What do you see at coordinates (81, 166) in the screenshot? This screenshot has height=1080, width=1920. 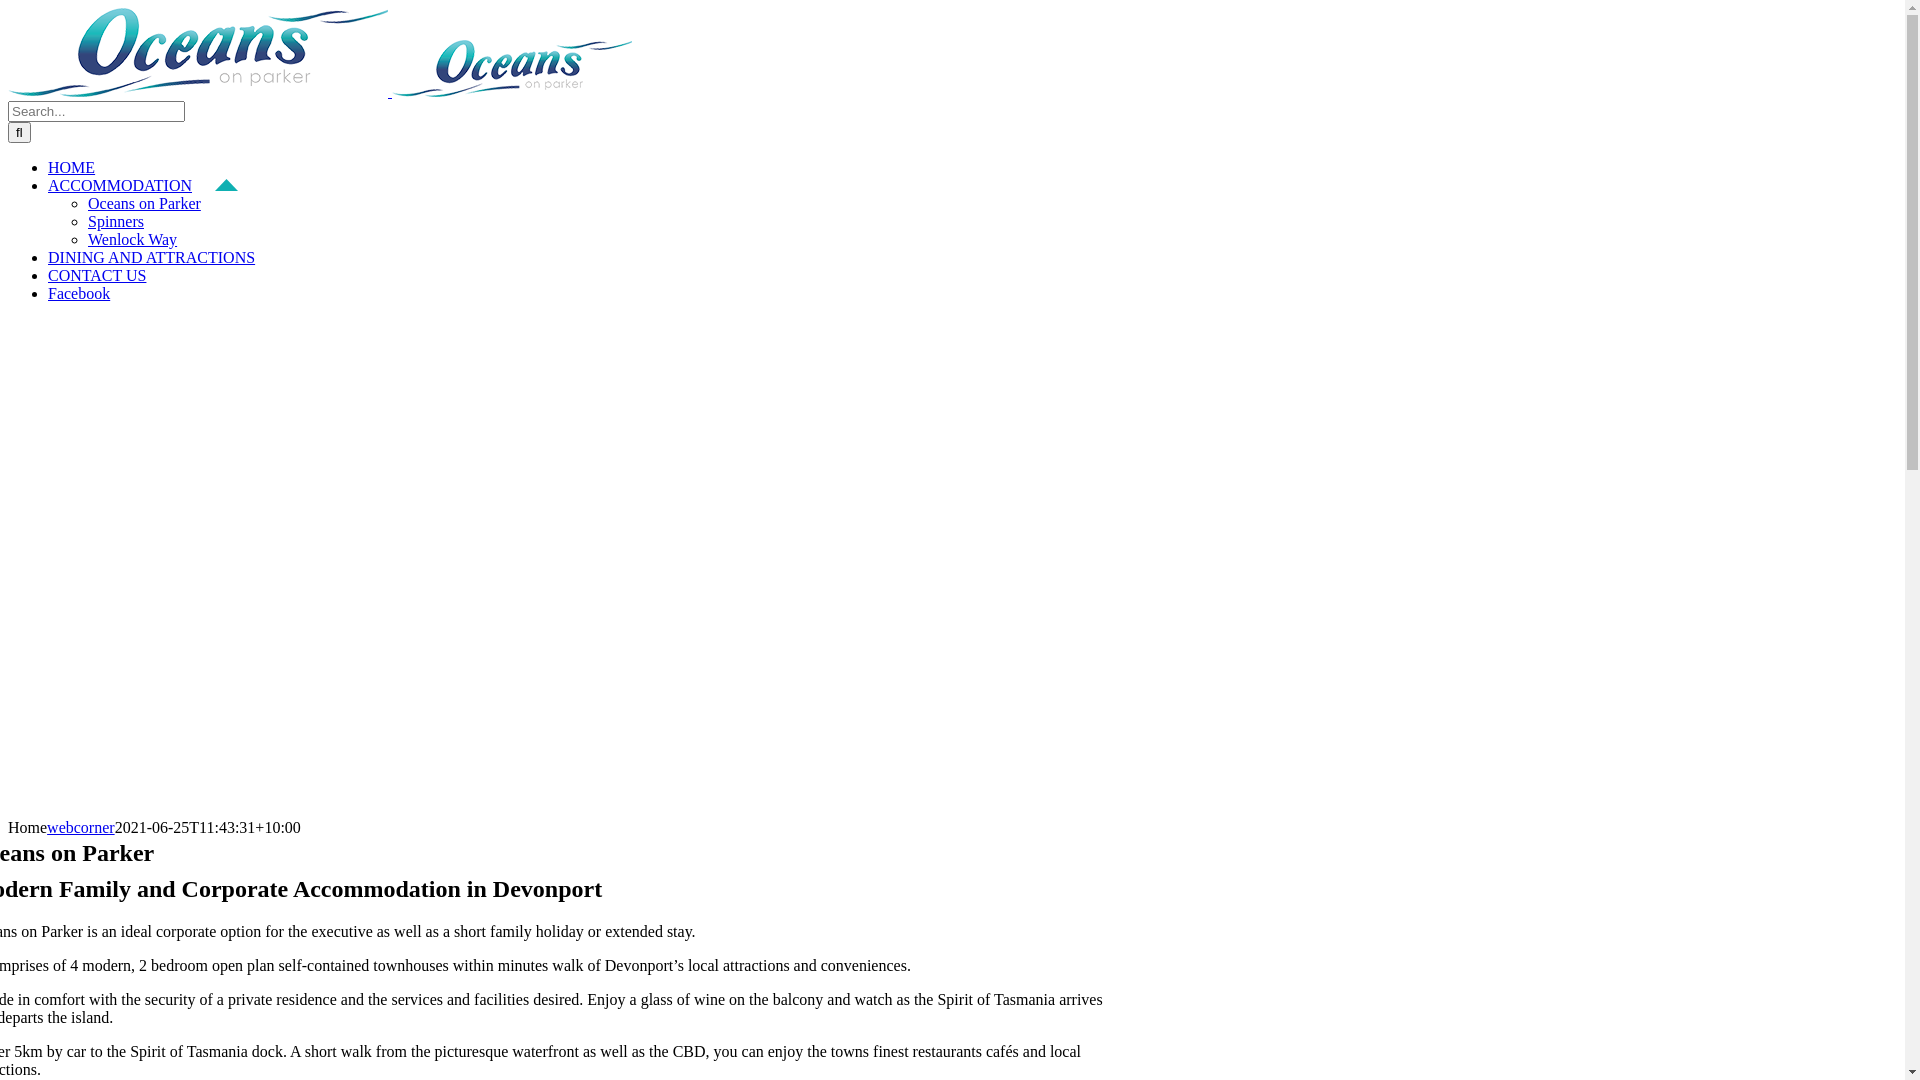 I see `'HOME'` at bounding box center [81, 166].